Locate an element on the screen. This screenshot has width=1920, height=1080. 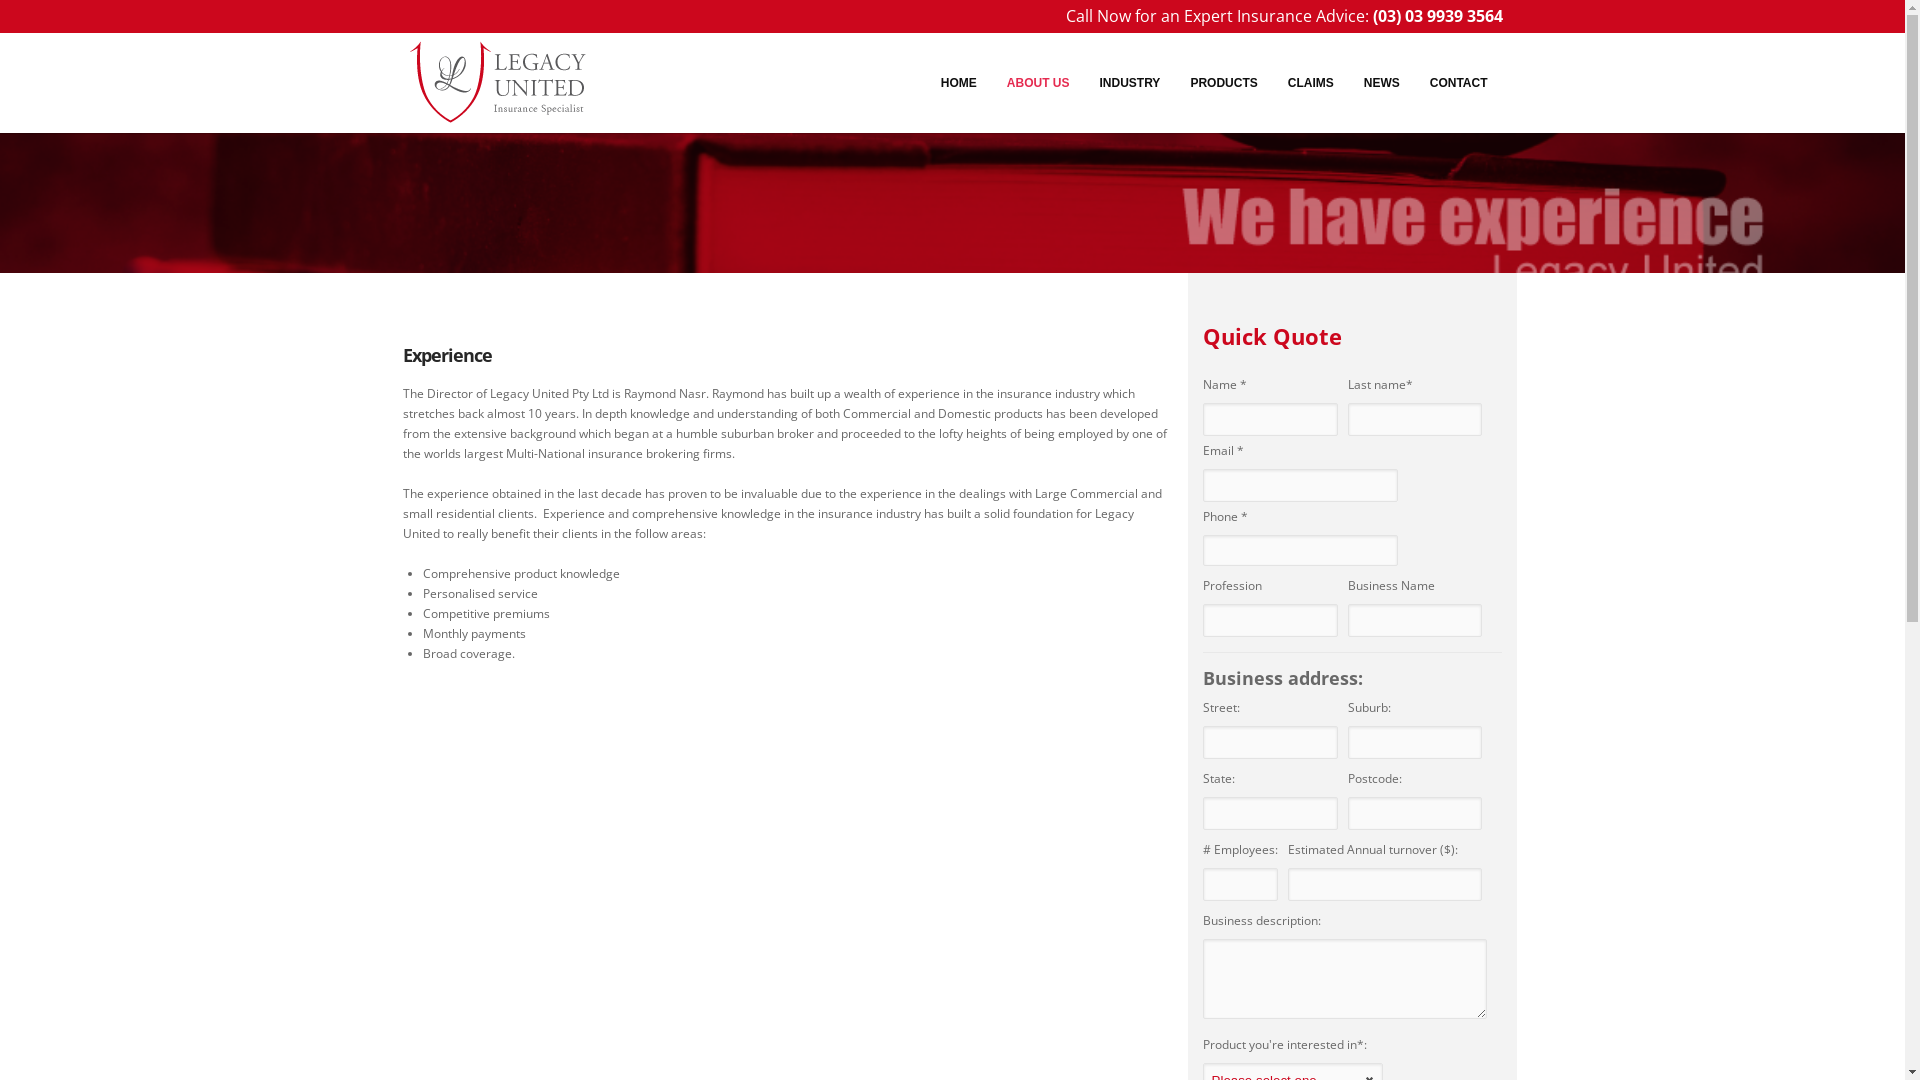
'PRODUCTS' is located at coordinates (1222, 82).